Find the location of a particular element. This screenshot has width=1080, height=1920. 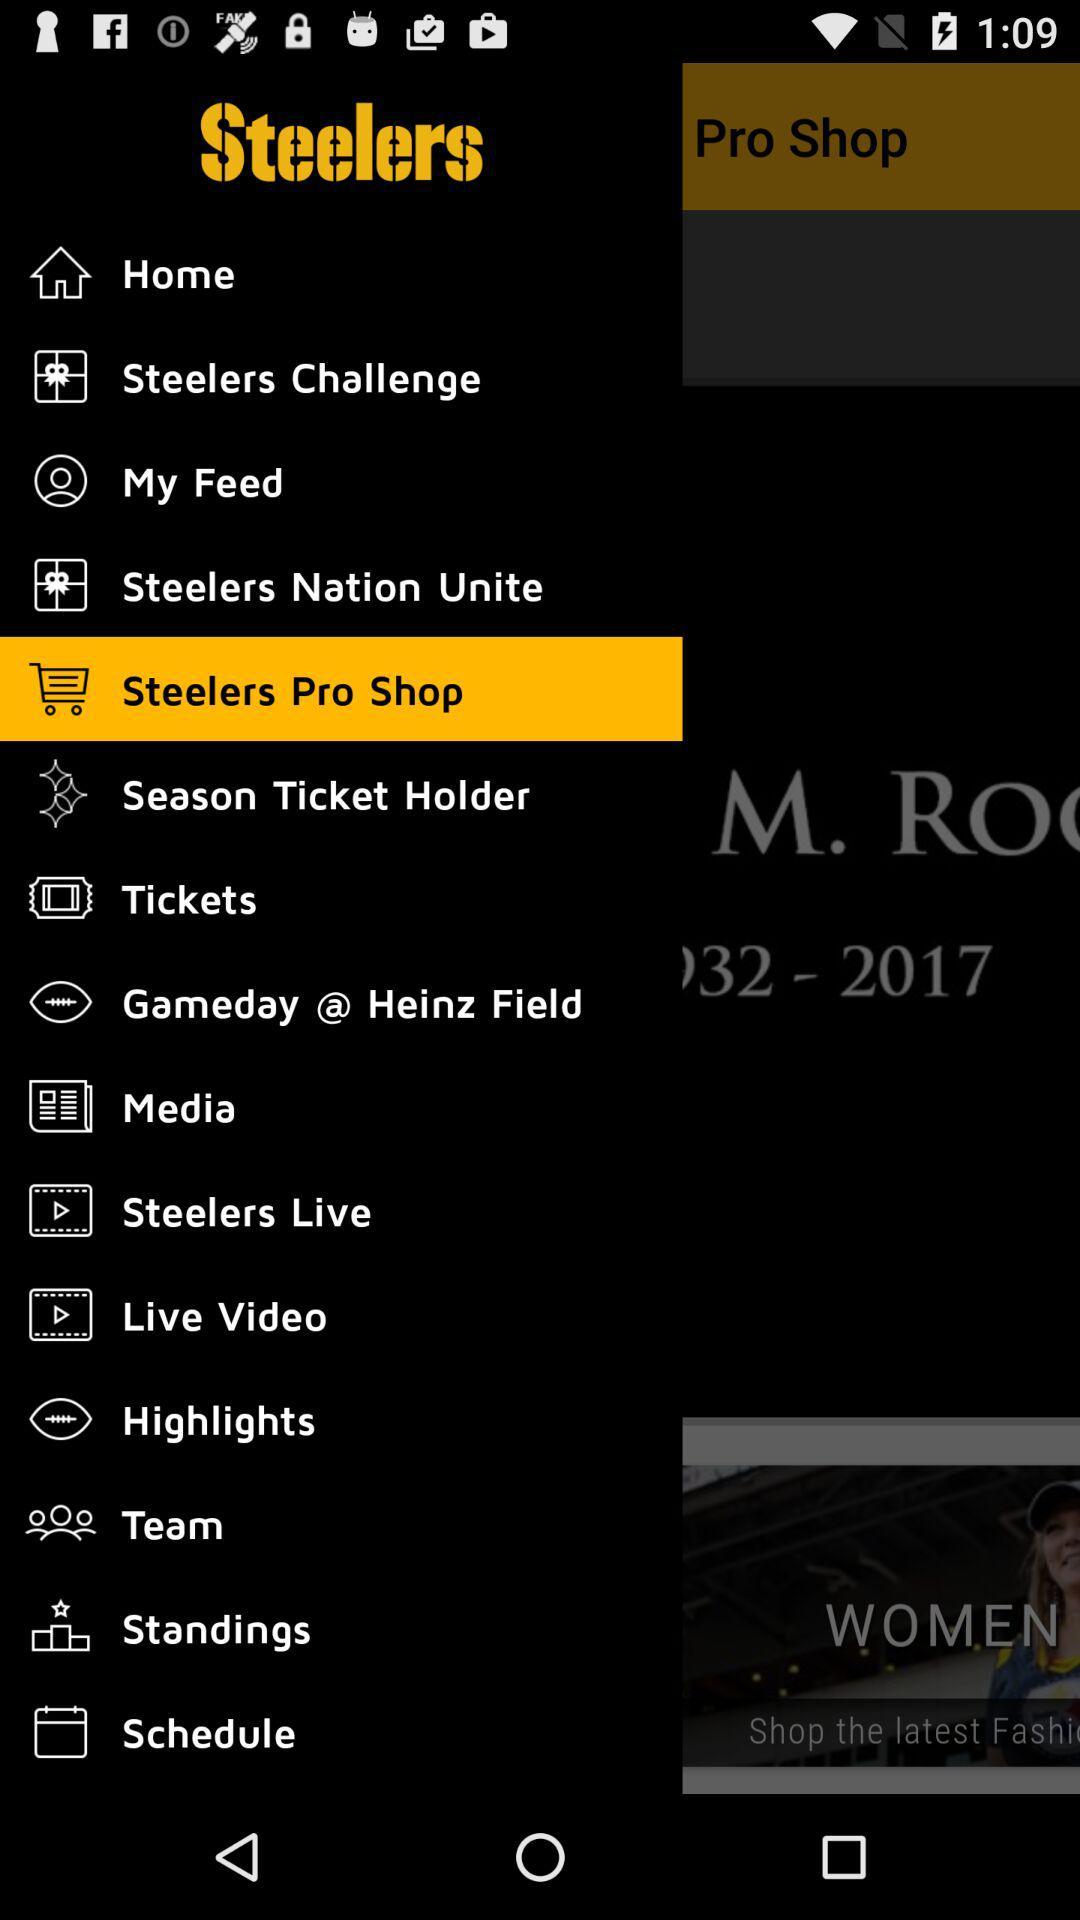

the icon which is beside steelers live is located at coordinates (60, 1209).